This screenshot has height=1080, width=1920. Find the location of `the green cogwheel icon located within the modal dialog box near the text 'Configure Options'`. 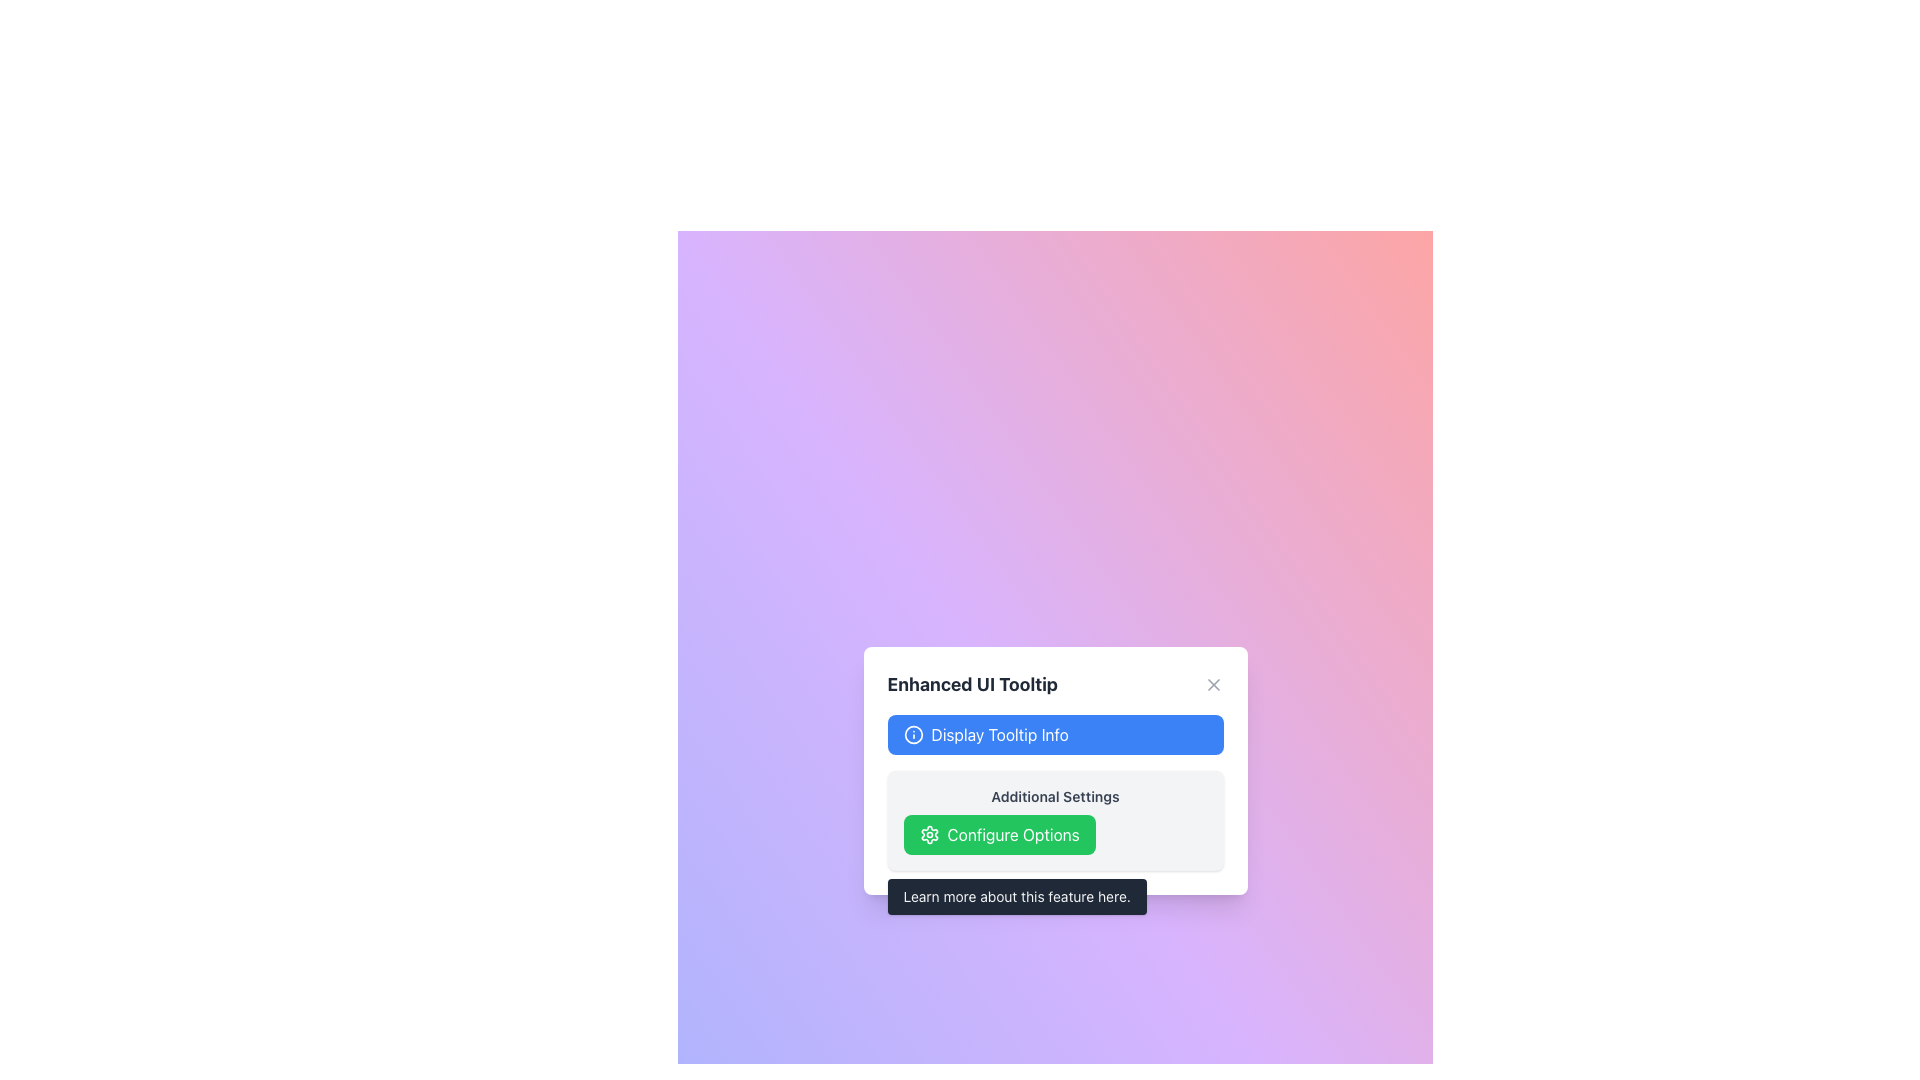

the green cogwheel icon located within the modal dialog box near the text 'Configure Options' is located at coordinates (928, 834).